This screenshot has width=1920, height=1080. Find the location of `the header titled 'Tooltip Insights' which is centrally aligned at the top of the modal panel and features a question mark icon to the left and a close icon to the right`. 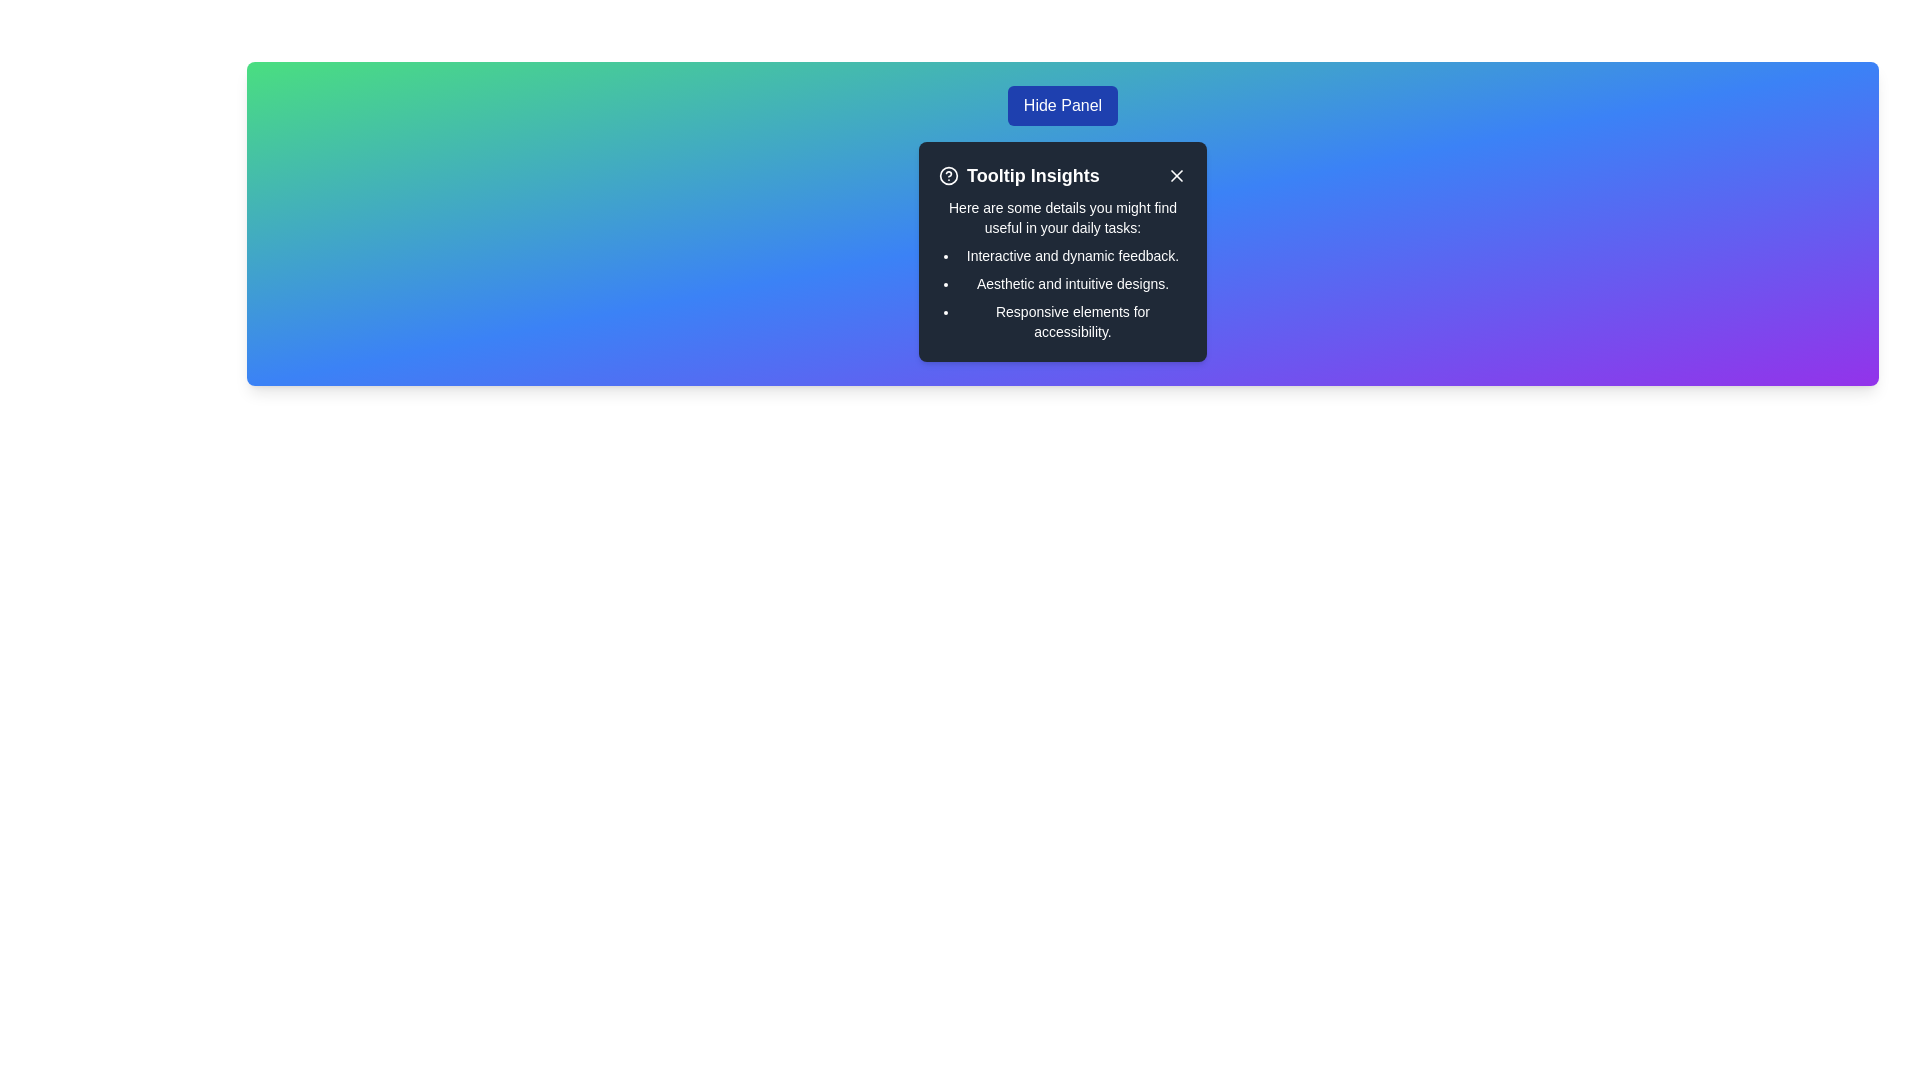

the header titled 'Tooltip Insights' which is centrally aligned at the top of the modal panel and features a question mark icon to the left and a close icon to the right is located at coordinates (1061, 175).